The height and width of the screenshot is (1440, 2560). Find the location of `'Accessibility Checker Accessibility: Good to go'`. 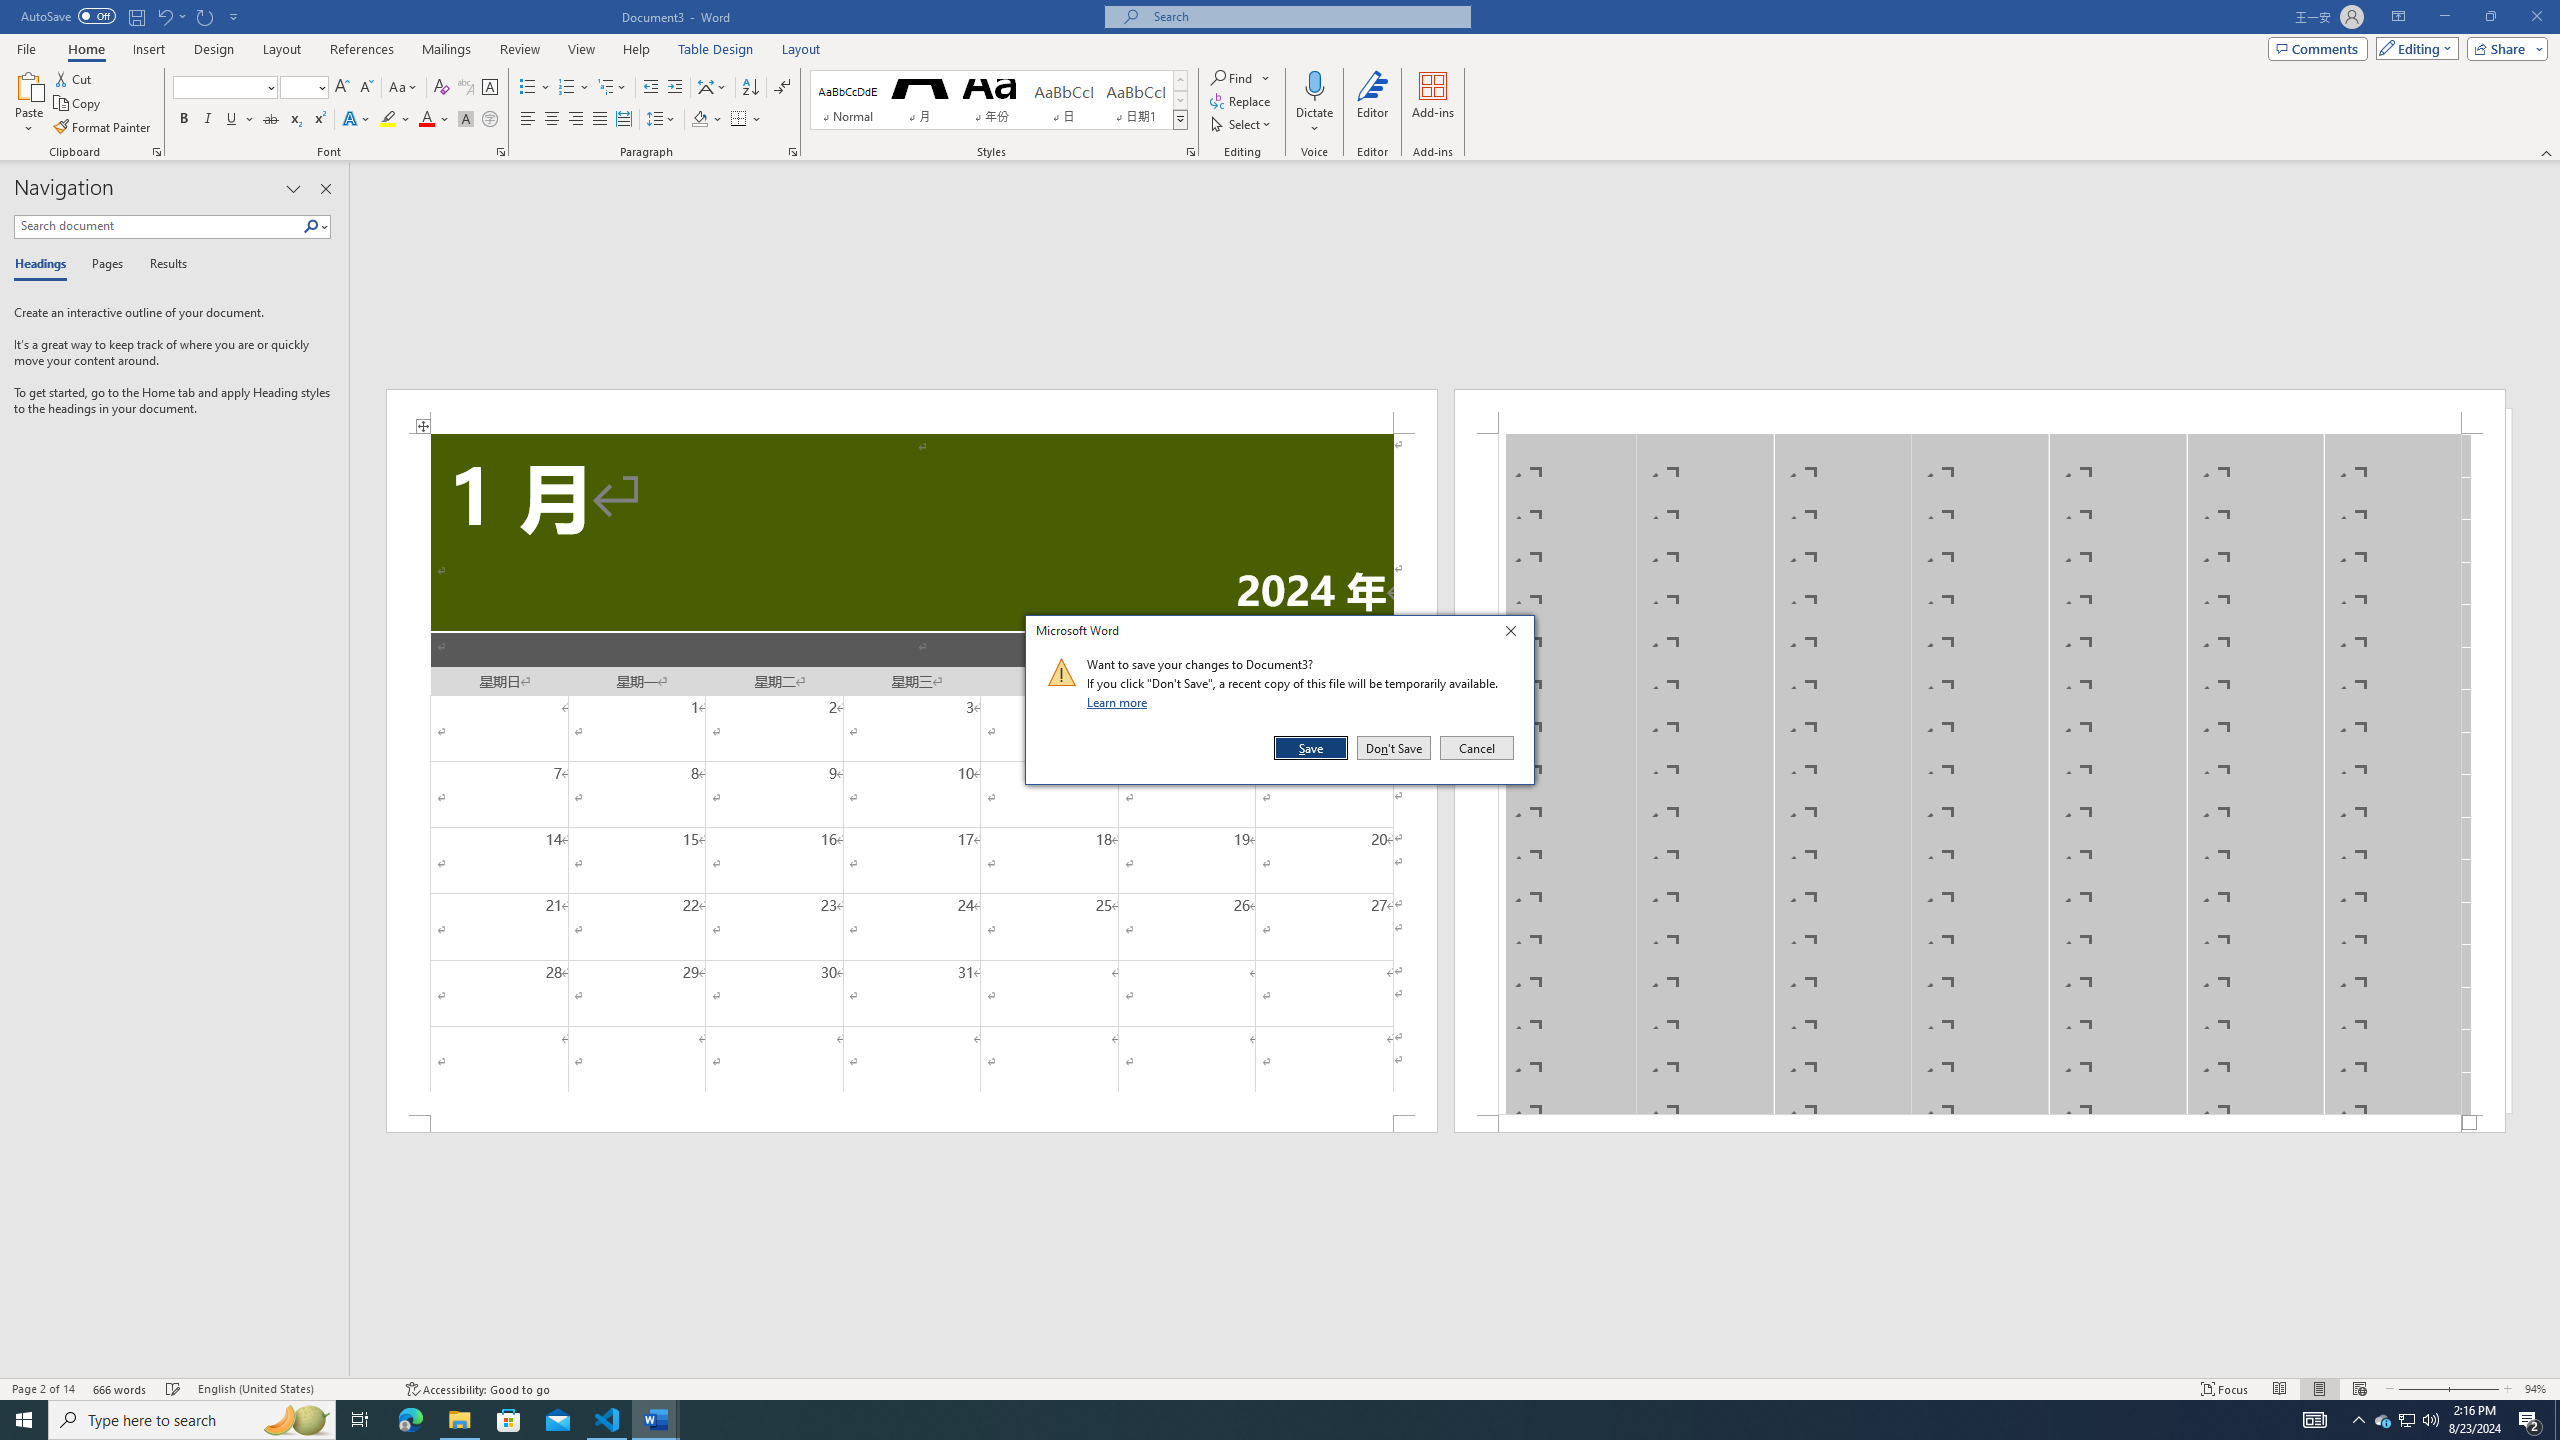

'Accessibility Checker Accessibility: Good to go' is located at coordinates (476, 1389).